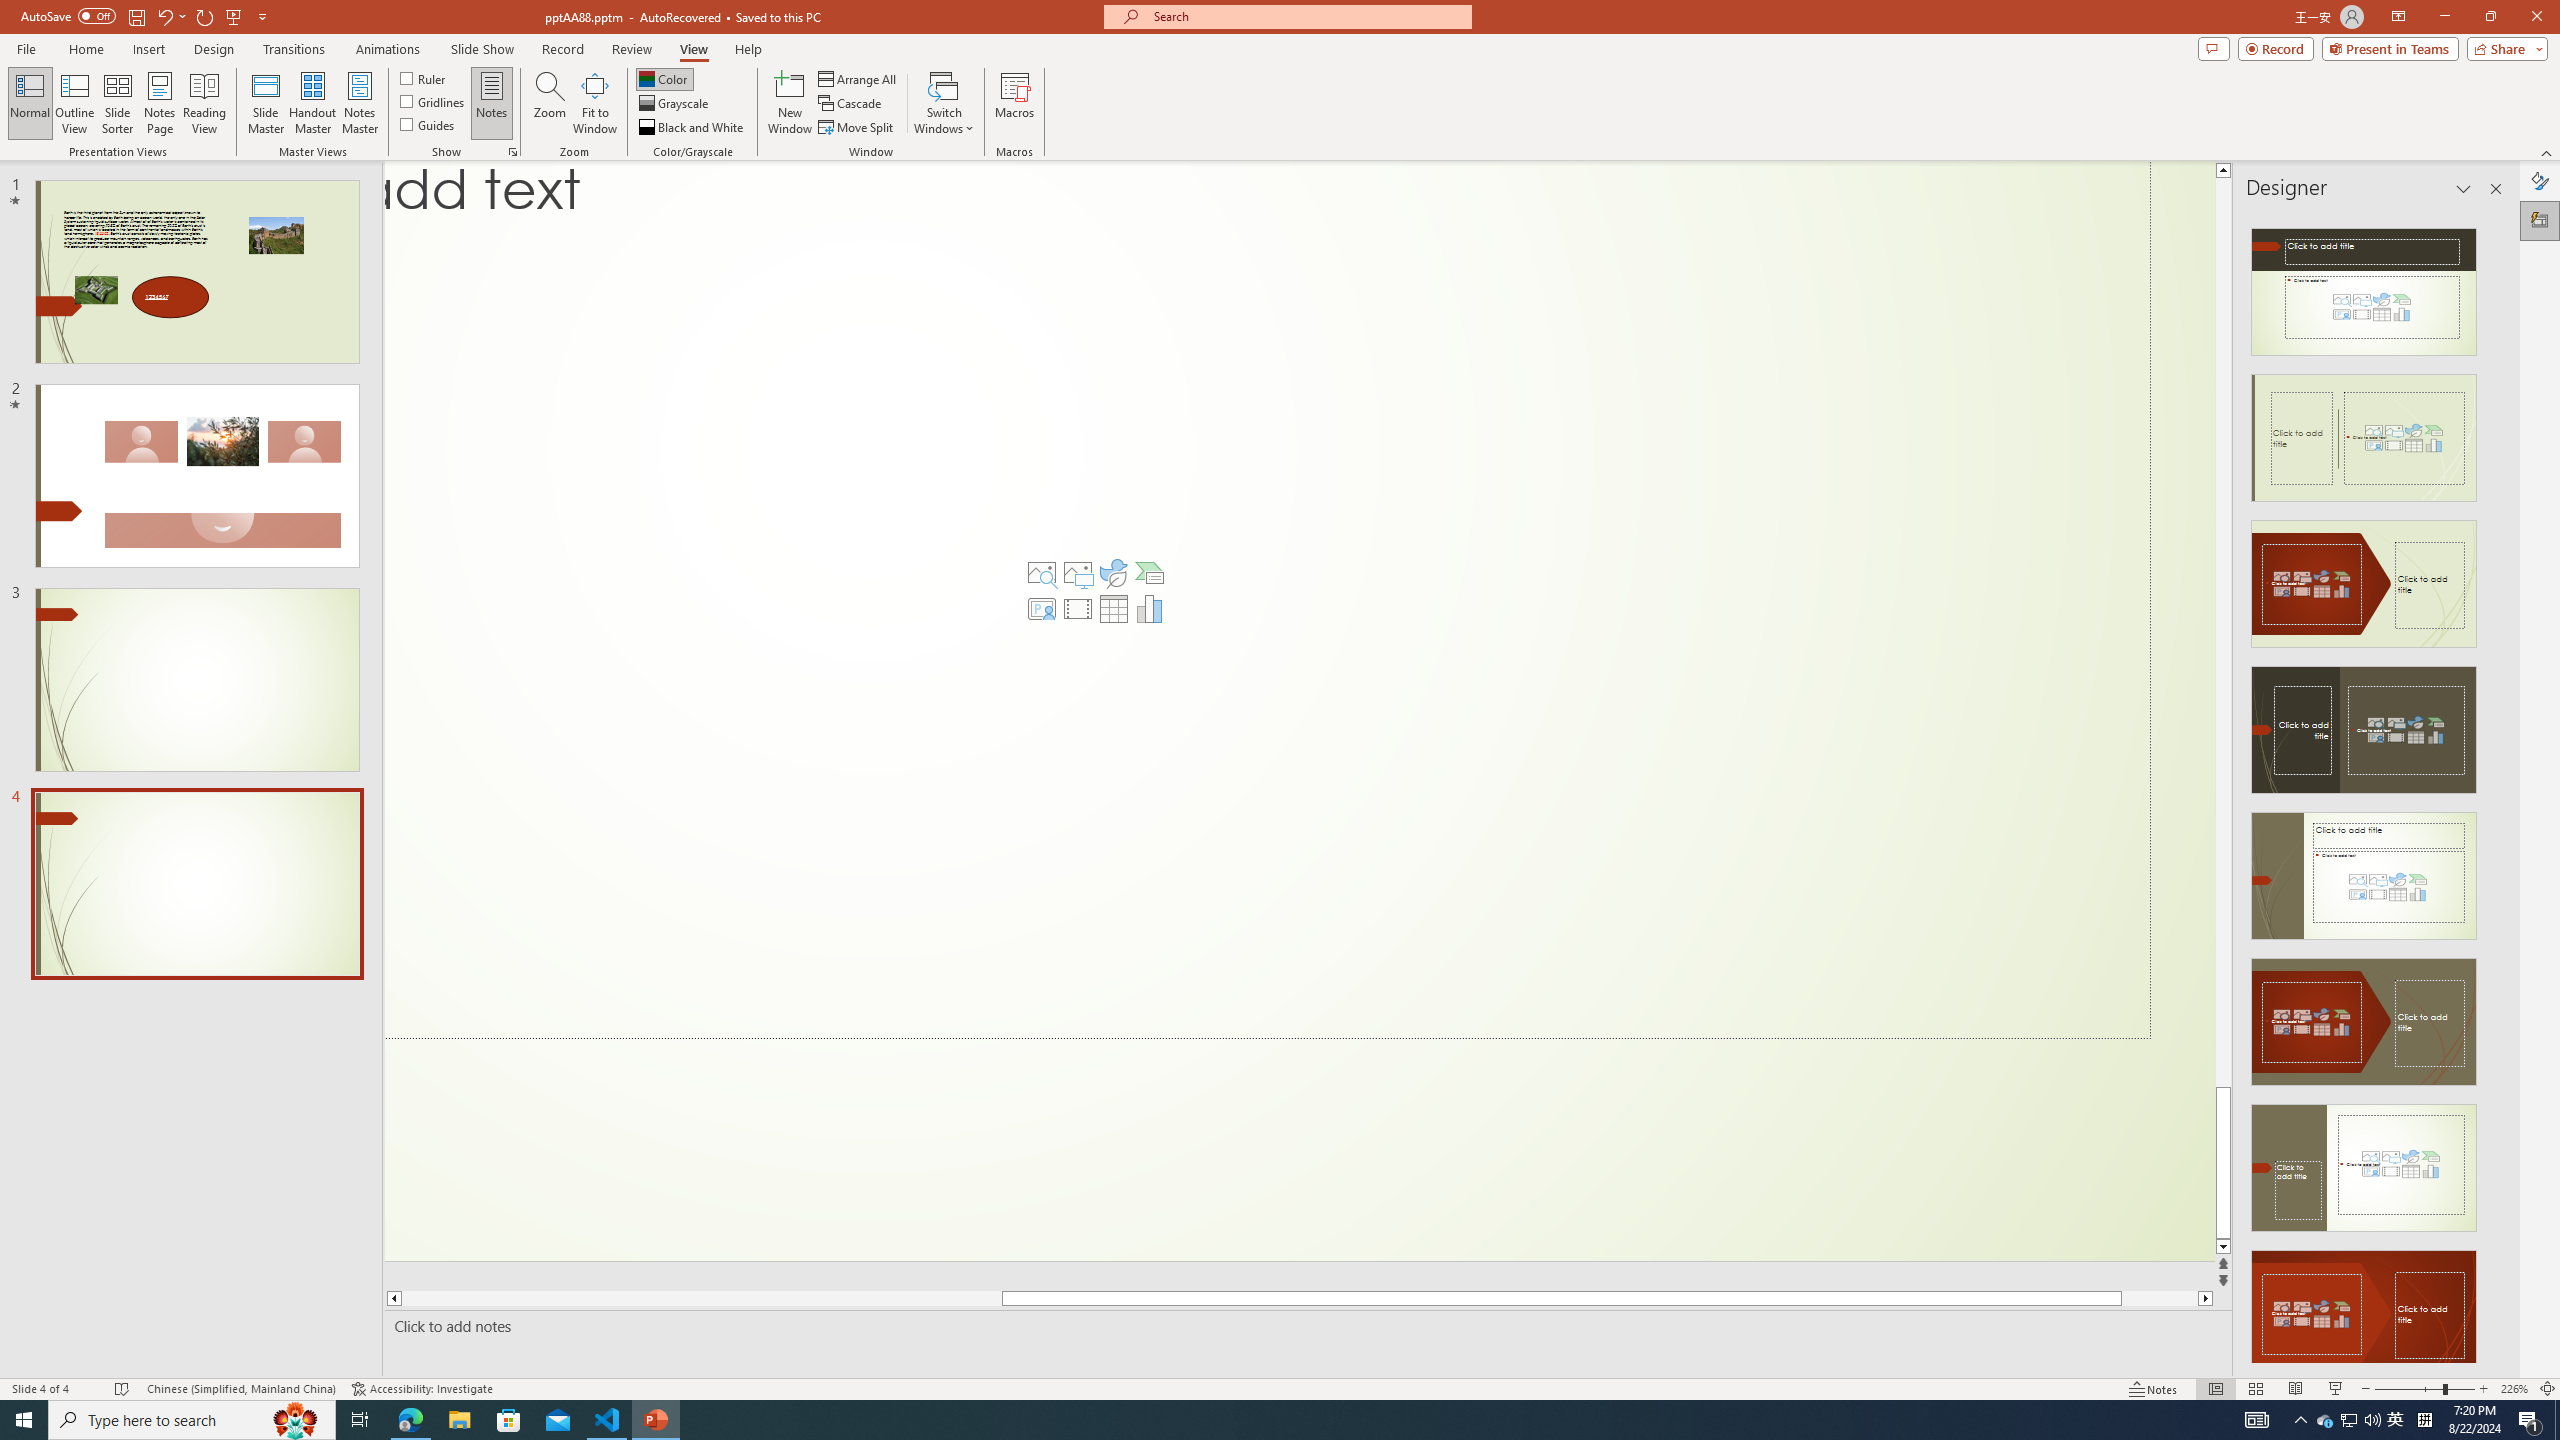  What do you see at coordinates (2539, 180) in the screenshot?
I see `'Format Background'` at bounding box center [2539, 180].